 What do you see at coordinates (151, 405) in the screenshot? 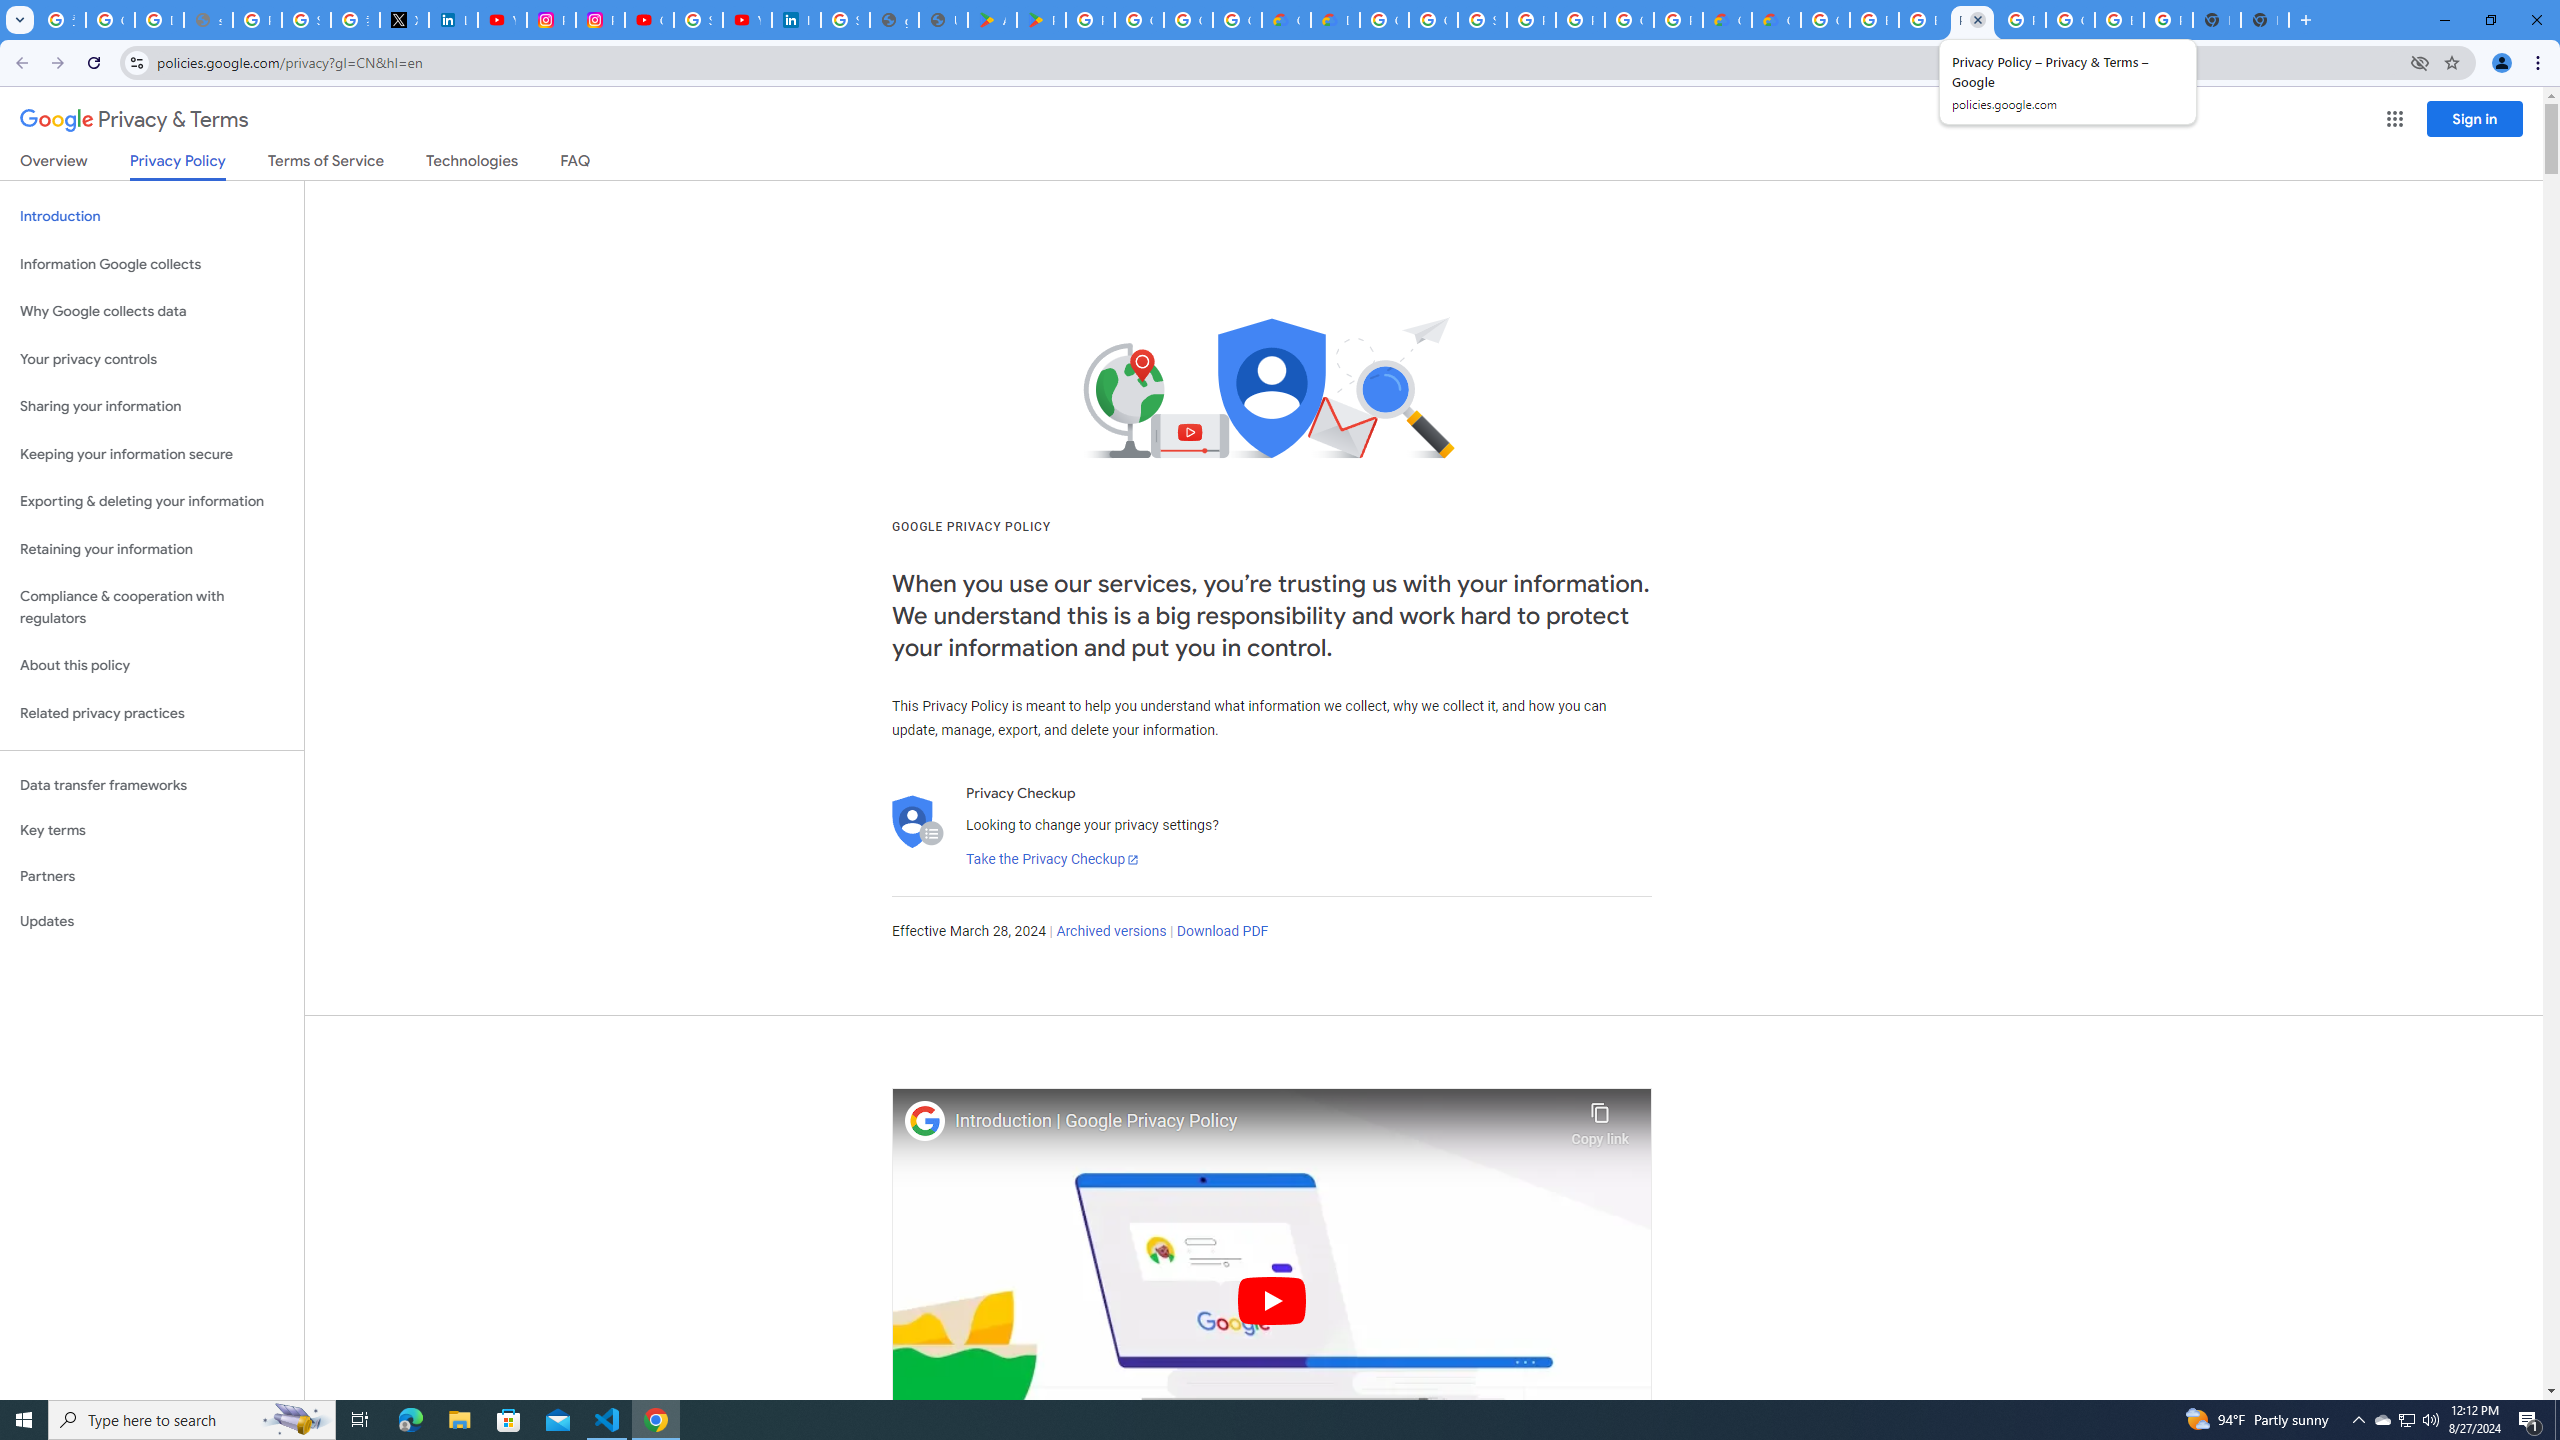
I see `'Sharing your information'` at bounding box center [151, 405].